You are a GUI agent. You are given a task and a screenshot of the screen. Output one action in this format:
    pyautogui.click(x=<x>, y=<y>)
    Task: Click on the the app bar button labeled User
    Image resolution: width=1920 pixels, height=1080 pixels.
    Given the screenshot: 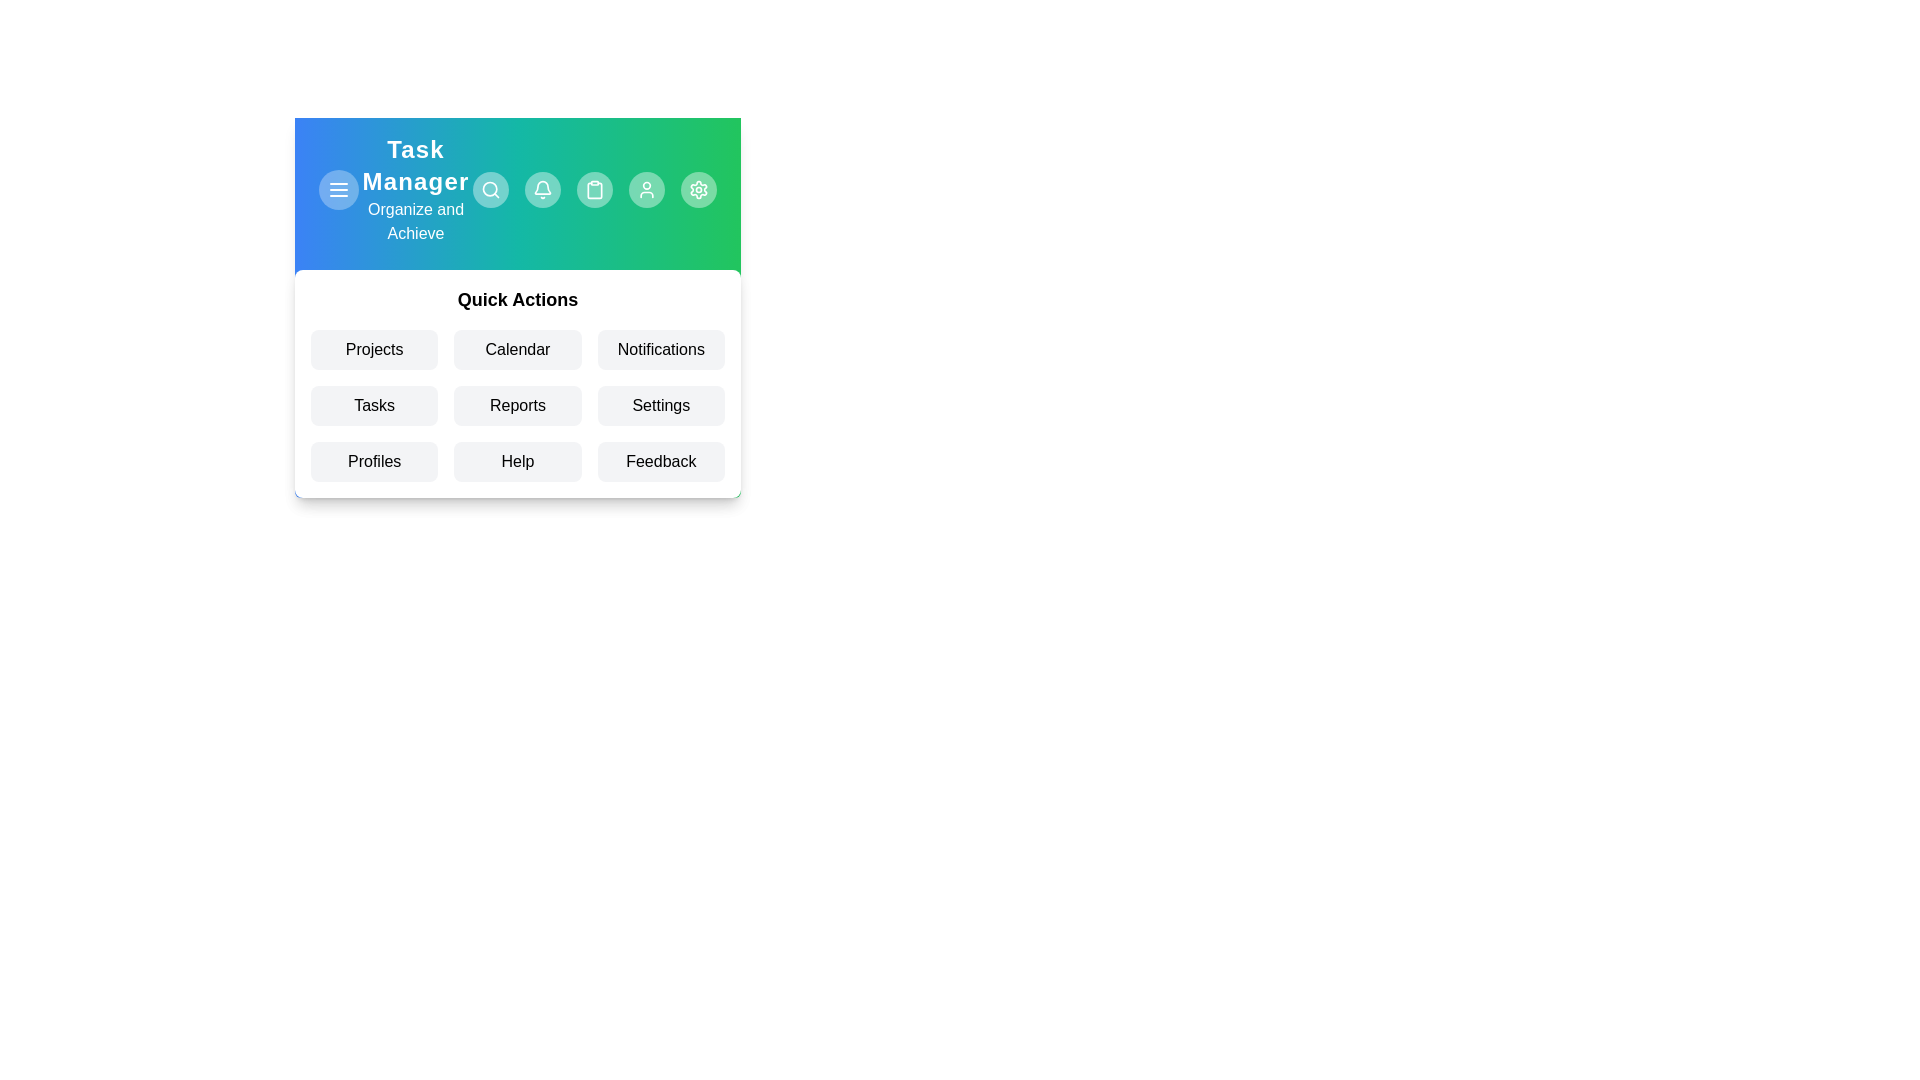 What is the action you would take?
    pyautogui.click(x=647, y=189)
    